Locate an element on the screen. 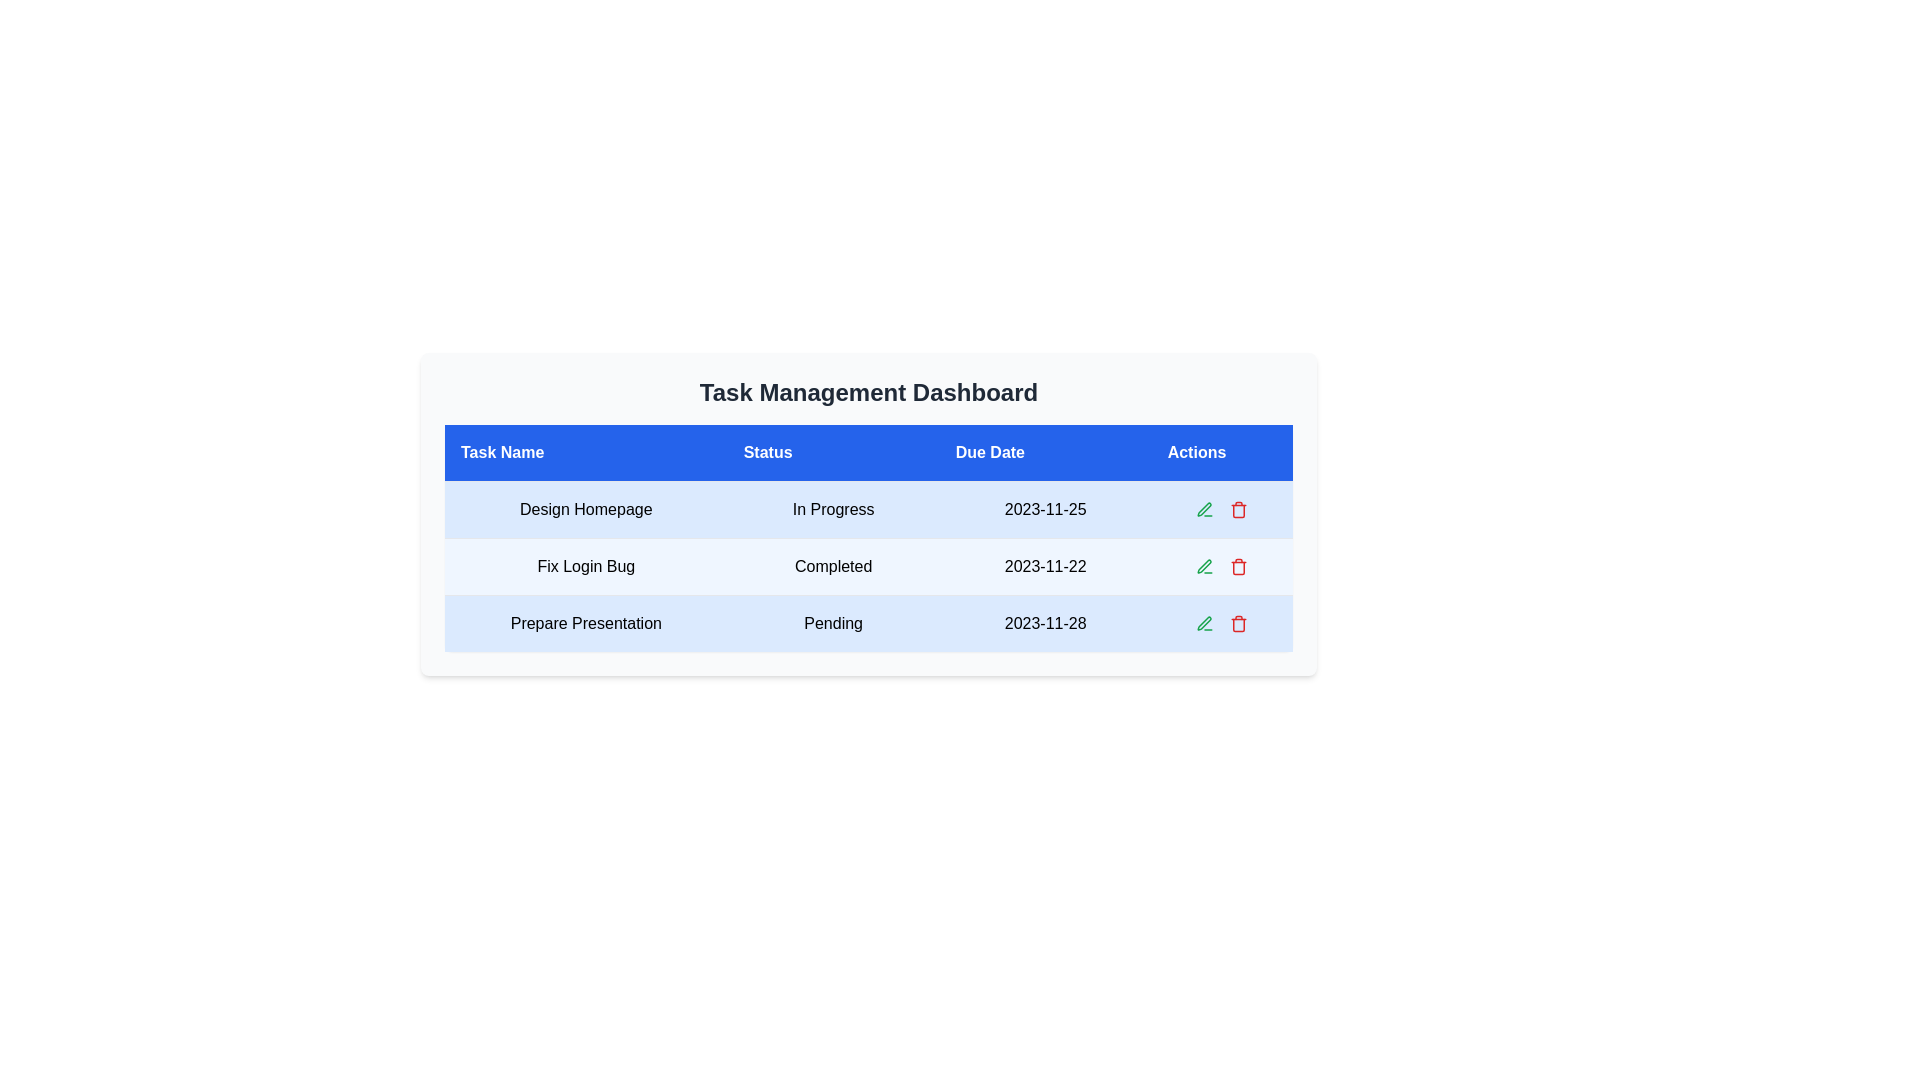 The image size is (1920, 1080). the second row of the task management table displaying the task name 'Fix Login Bug', which is located below the header row is located at coordinates (868, 567).